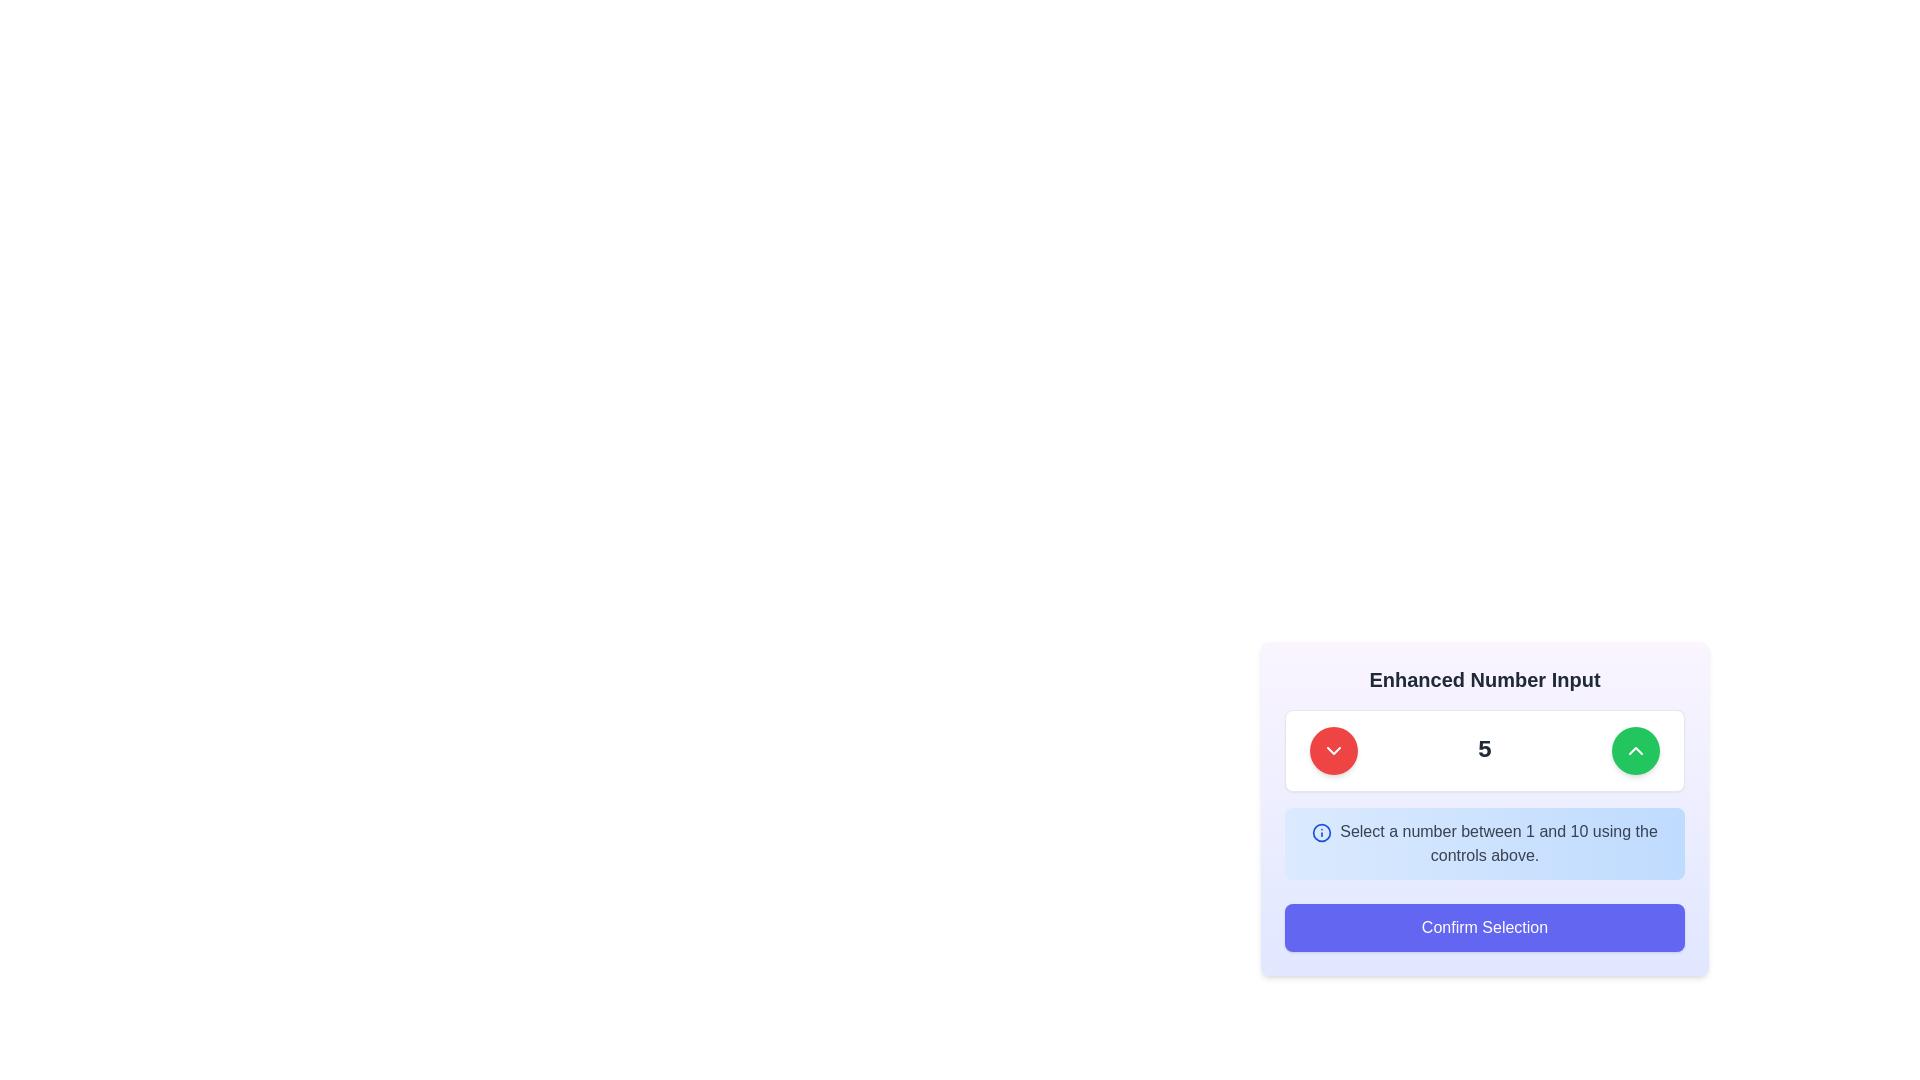 Image resolution: width=1920 pixels, height=1080 pixels. What do you see at coordinates (1484, 751) in the screenshot?
I see `the numeral '5' displayed in a large, bold, monospaced font, which is centered within a white box` at bounding box center [1484, 751].